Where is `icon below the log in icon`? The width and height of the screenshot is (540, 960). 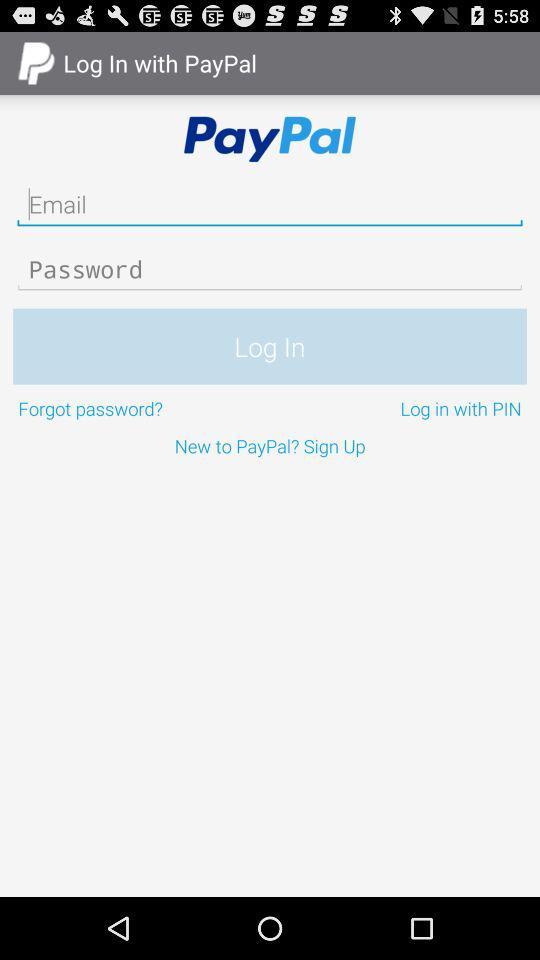 icon below the log in icon is located at coordinates (140, 407).